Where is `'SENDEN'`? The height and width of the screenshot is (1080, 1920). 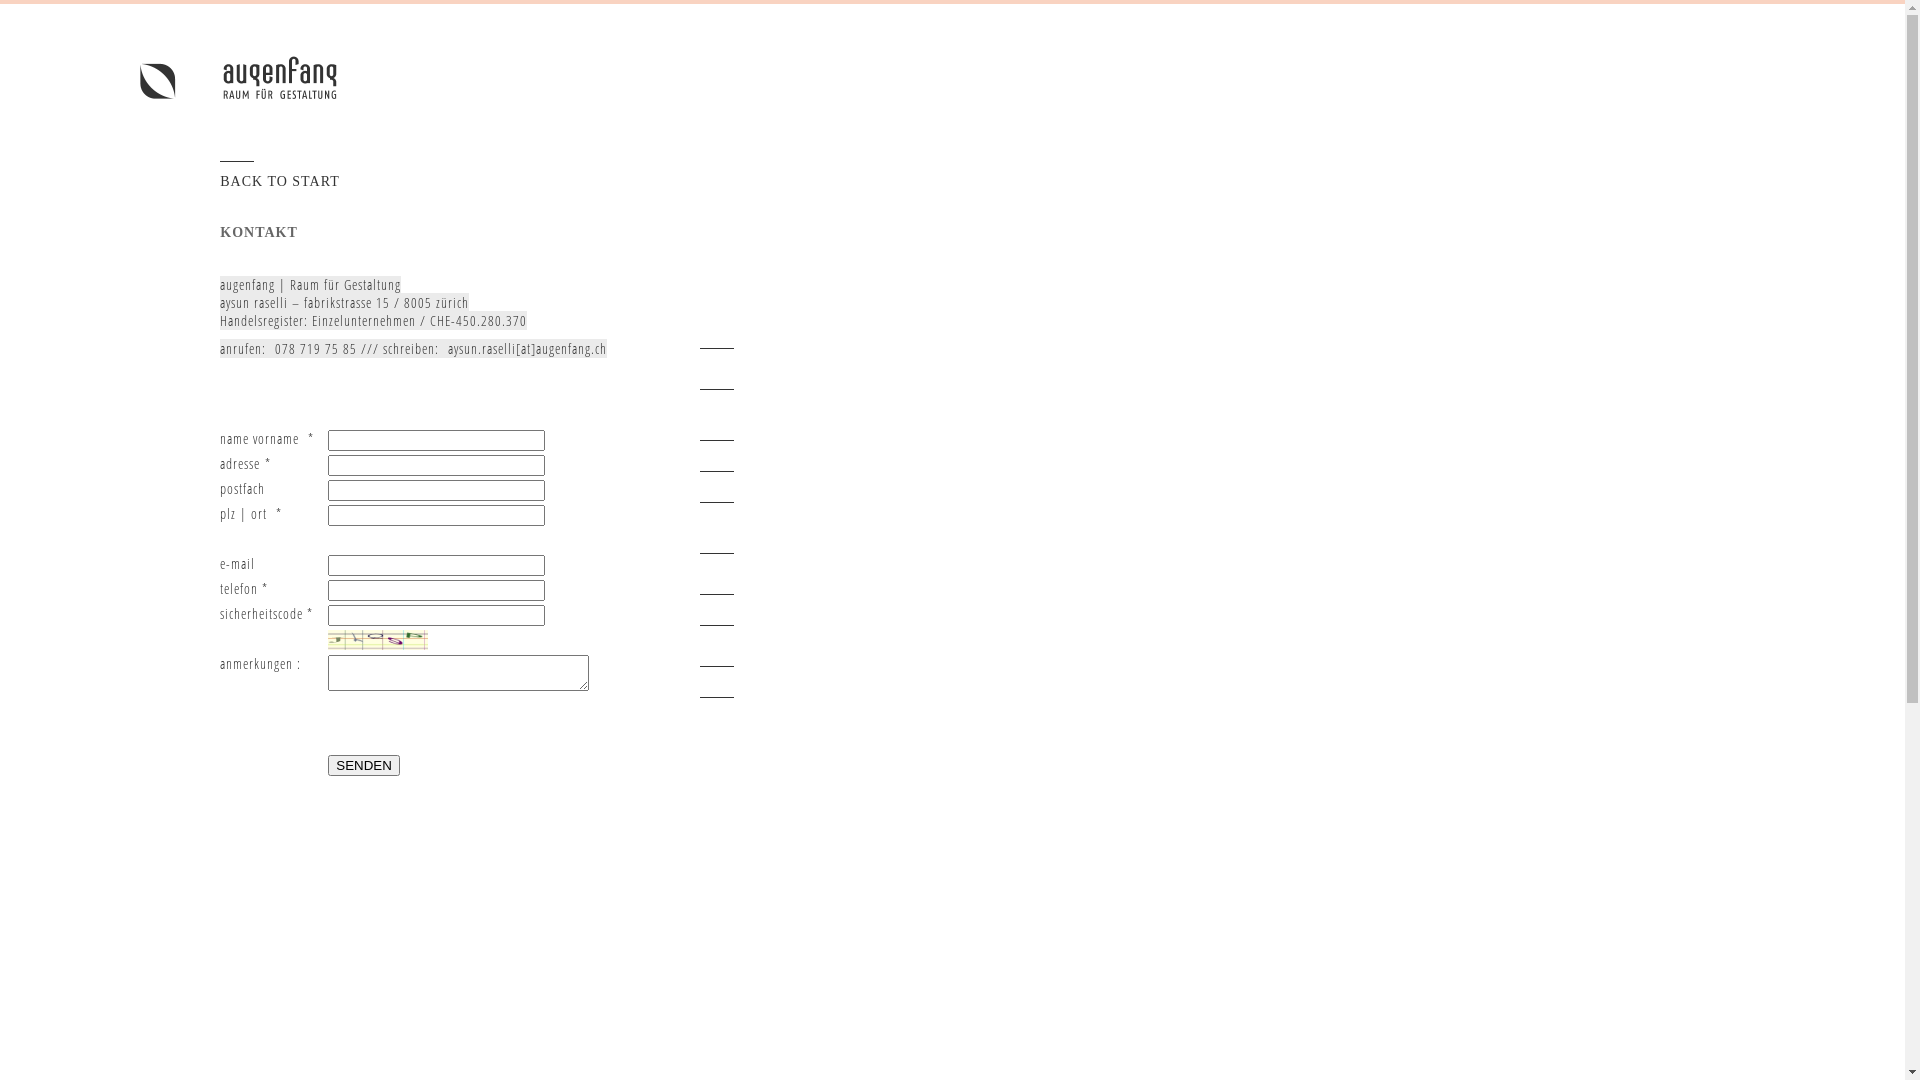 'SENDEN' is located at coordinates (364, 765).